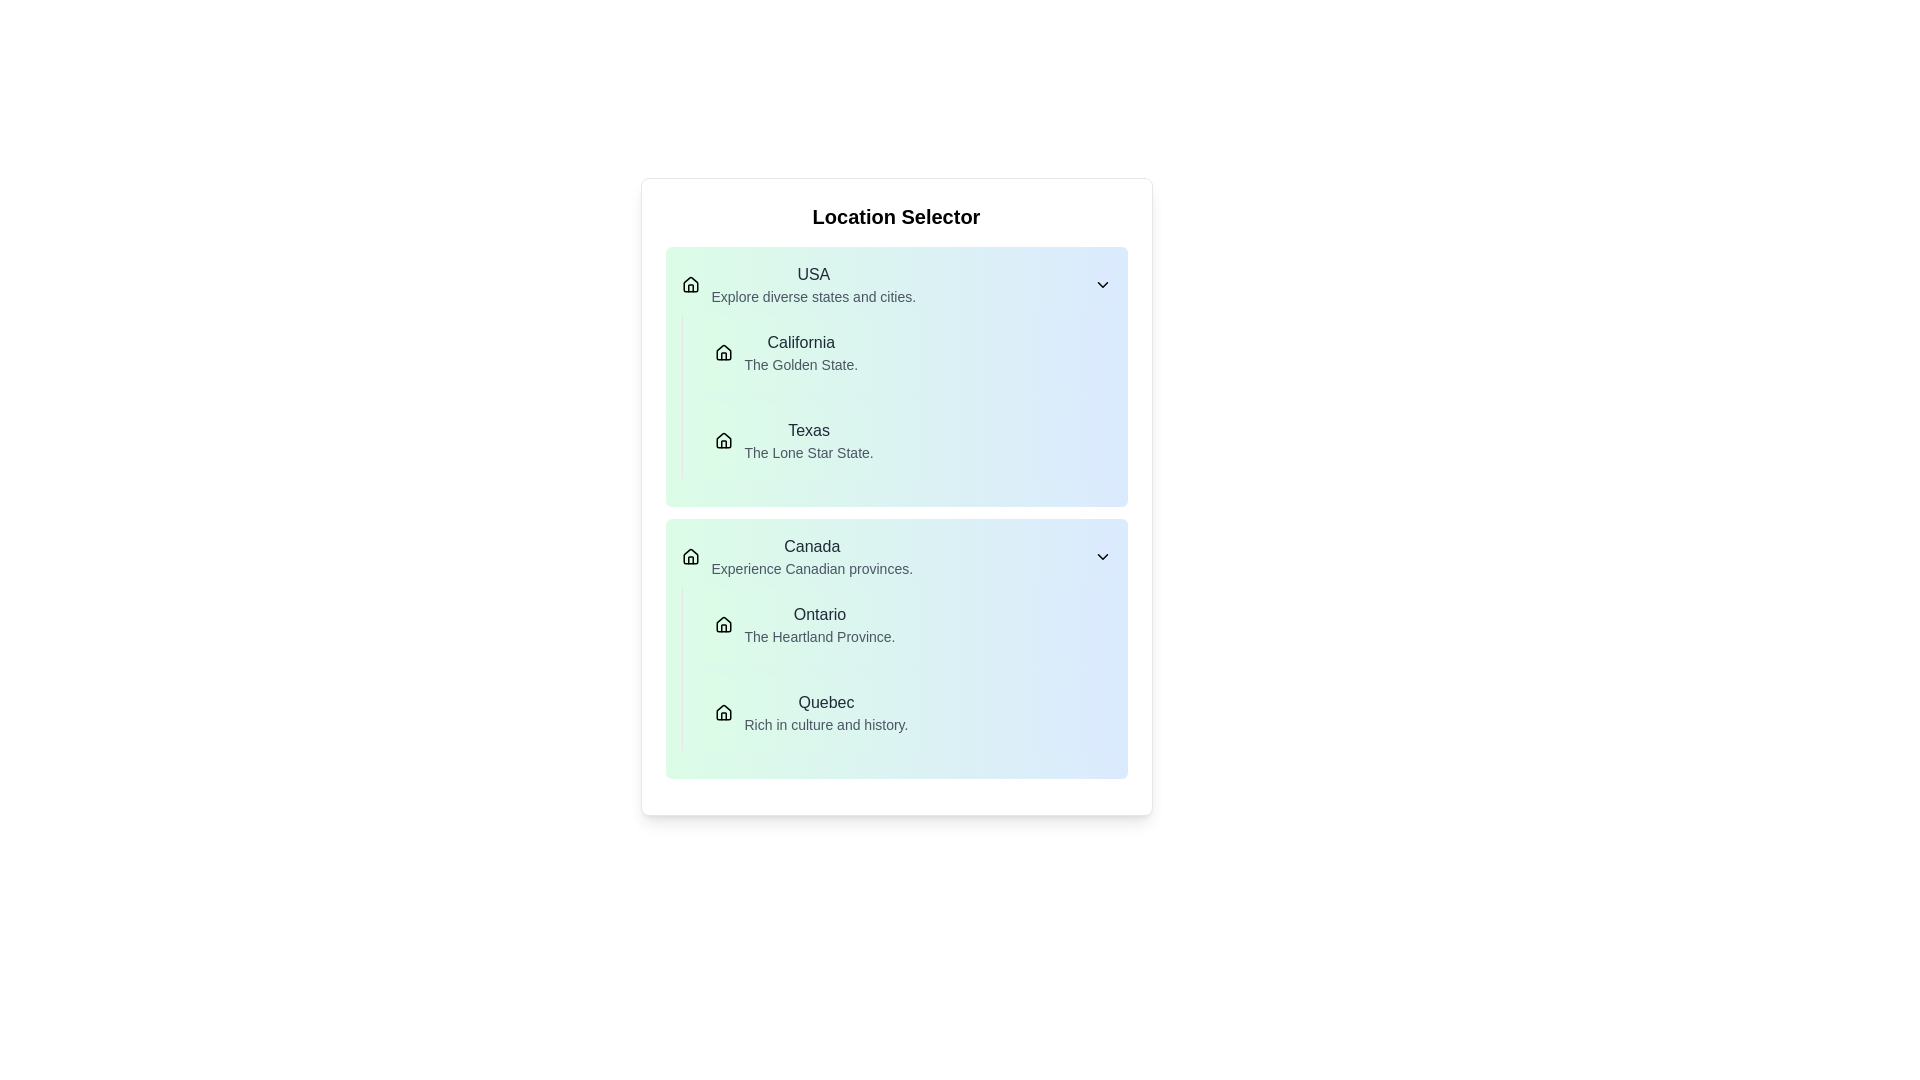 The height and width of the screenshot is (1080, 1920). Describe the element at coordinates (826, 701) in the screenshot. I see `the 'Quebec' text label, which serves as a heading for the location and is positioned above the descriptive text 'Rich in culture and history.'` at that location.